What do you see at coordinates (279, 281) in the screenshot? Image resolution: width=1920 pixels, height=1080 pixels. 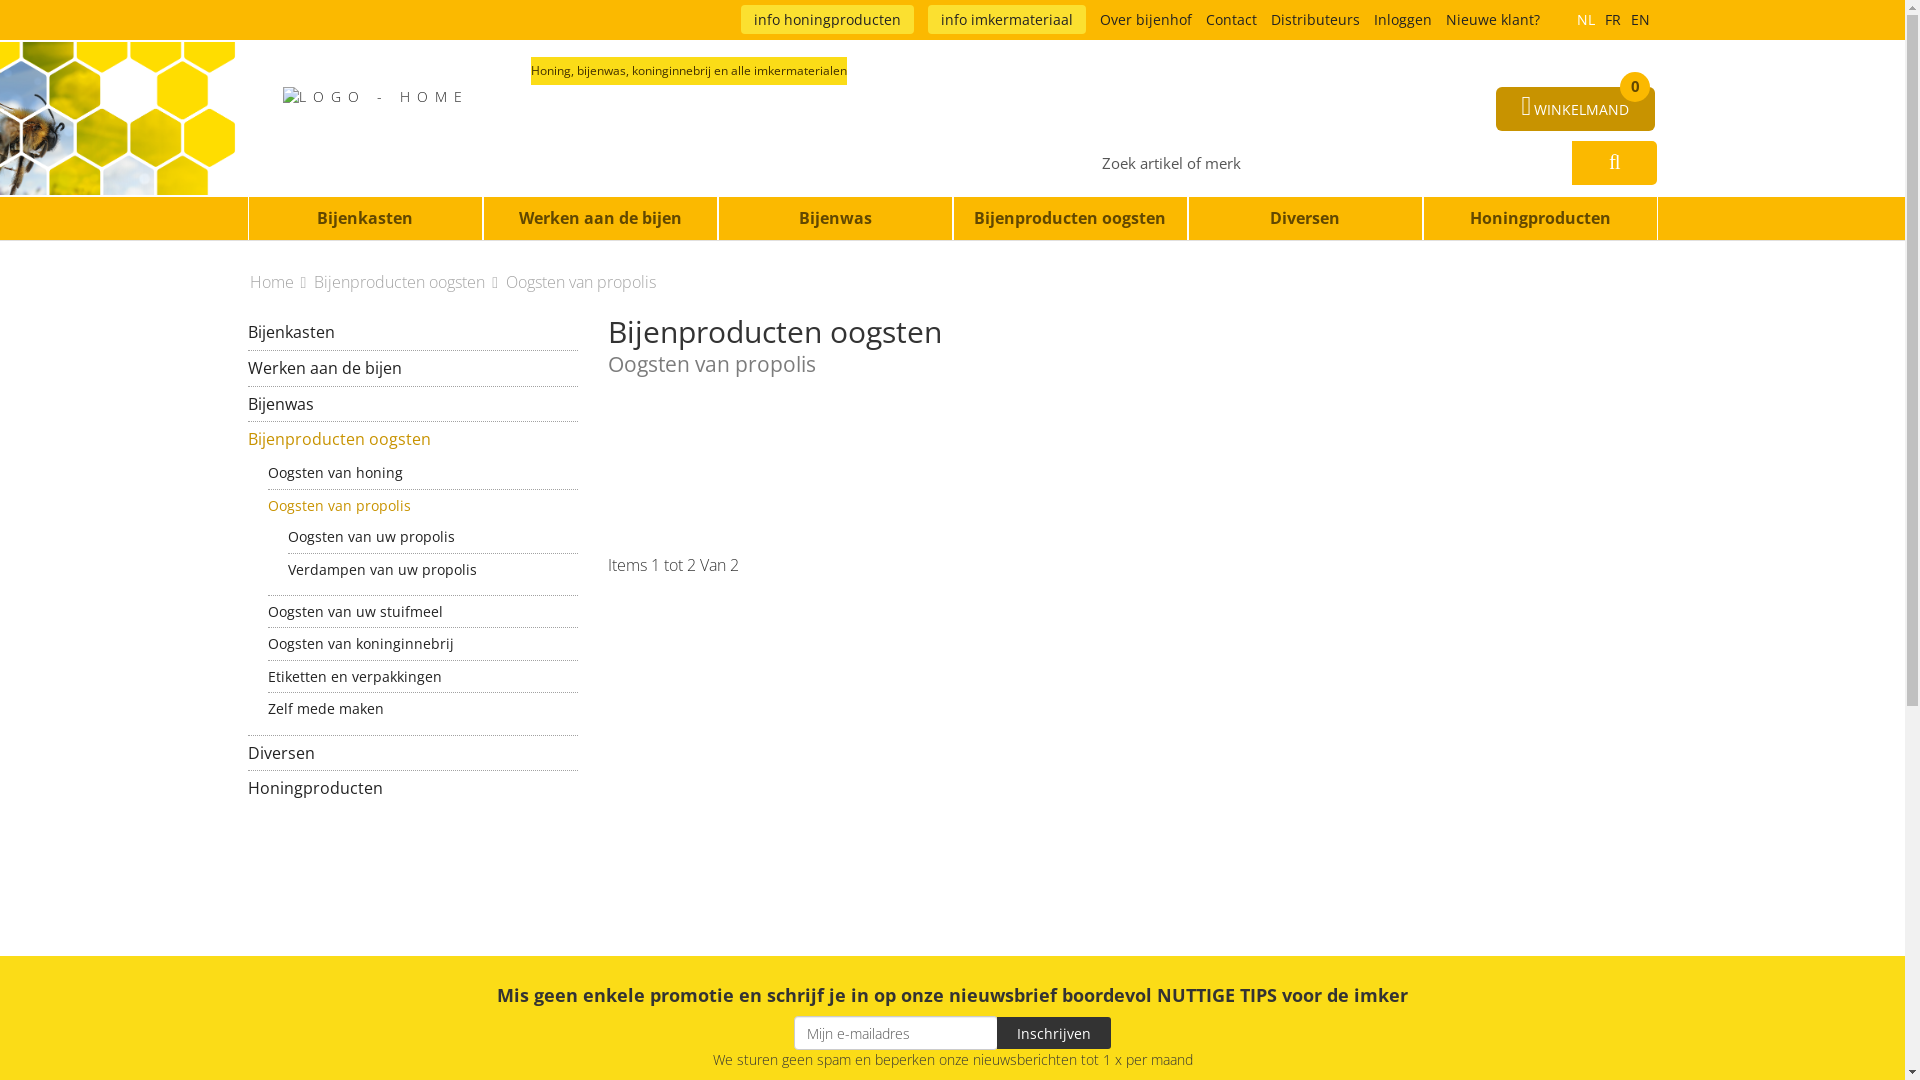 I see `'Home'` at bounding box center [279, 281].